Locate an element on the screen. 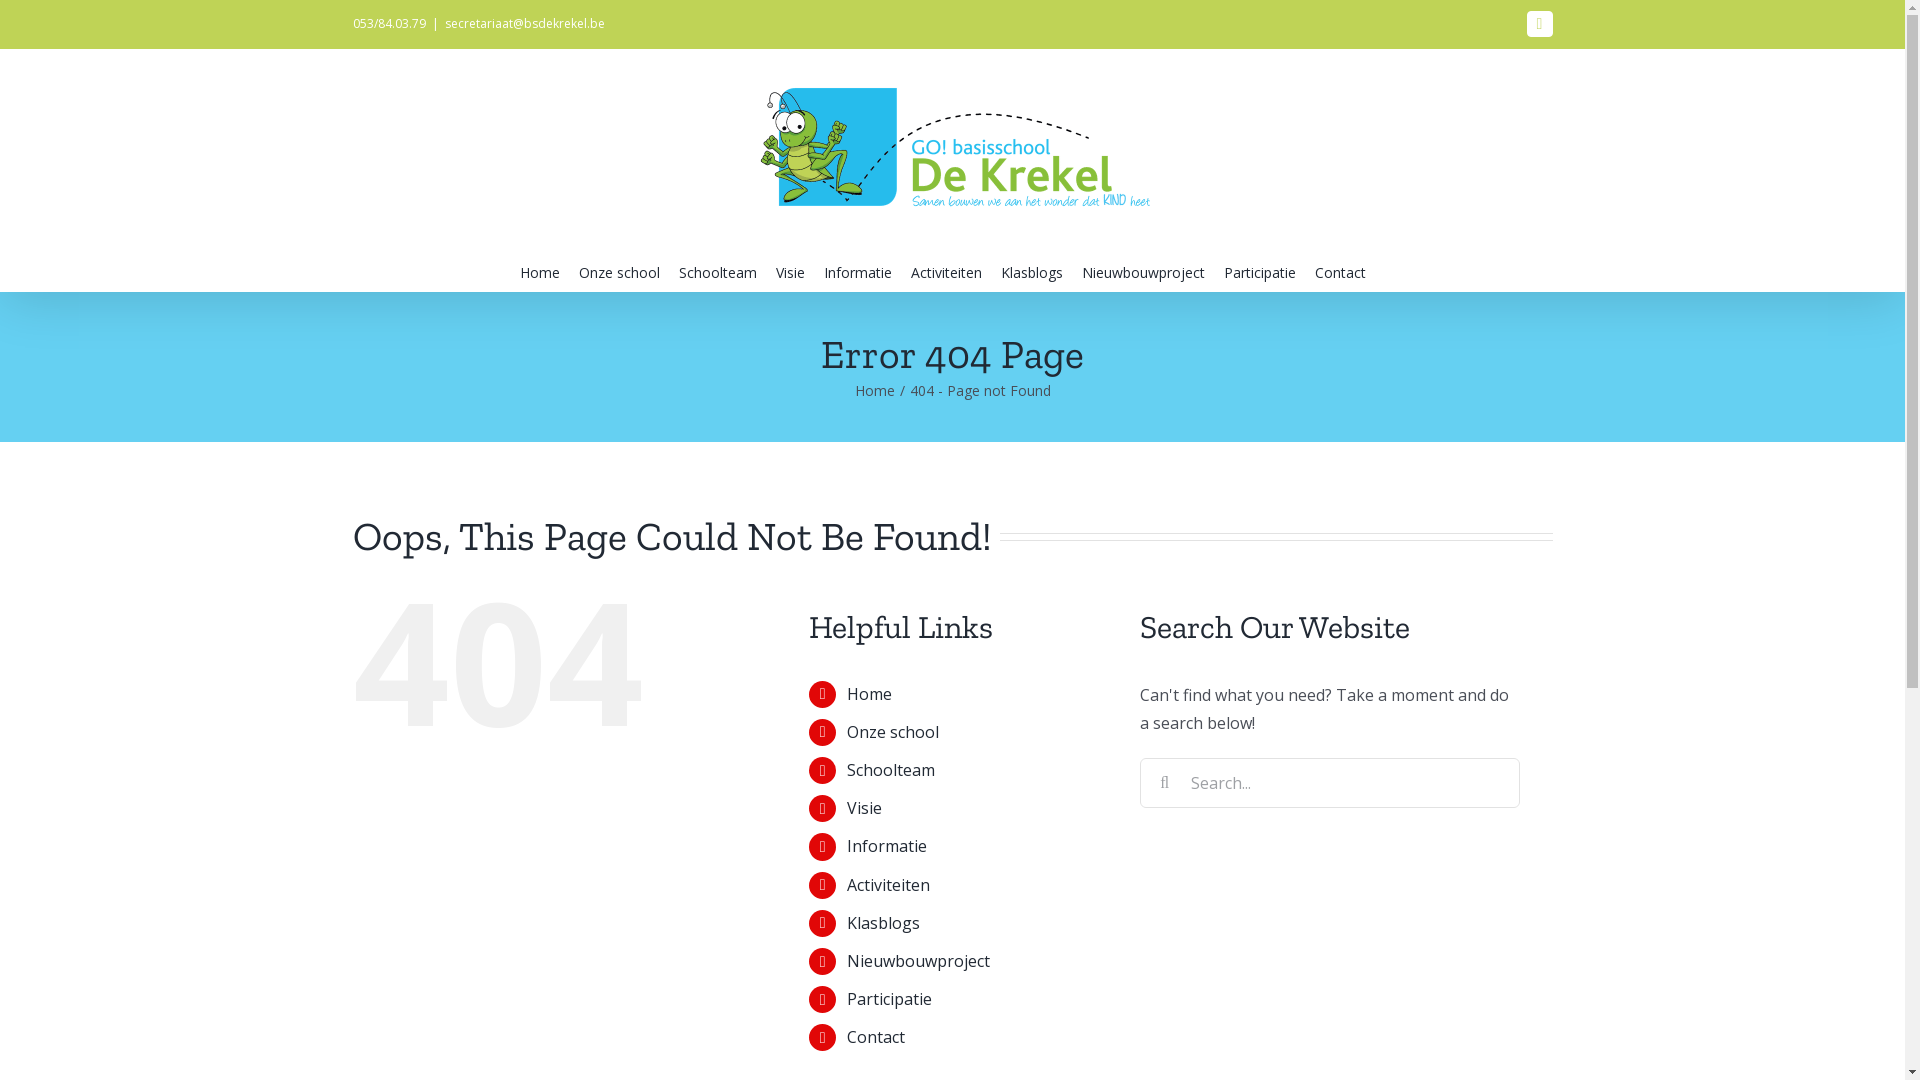 The height and width of the screenshot is (1080, 1920). 'Participatie' is located at coordinates (888, 999).